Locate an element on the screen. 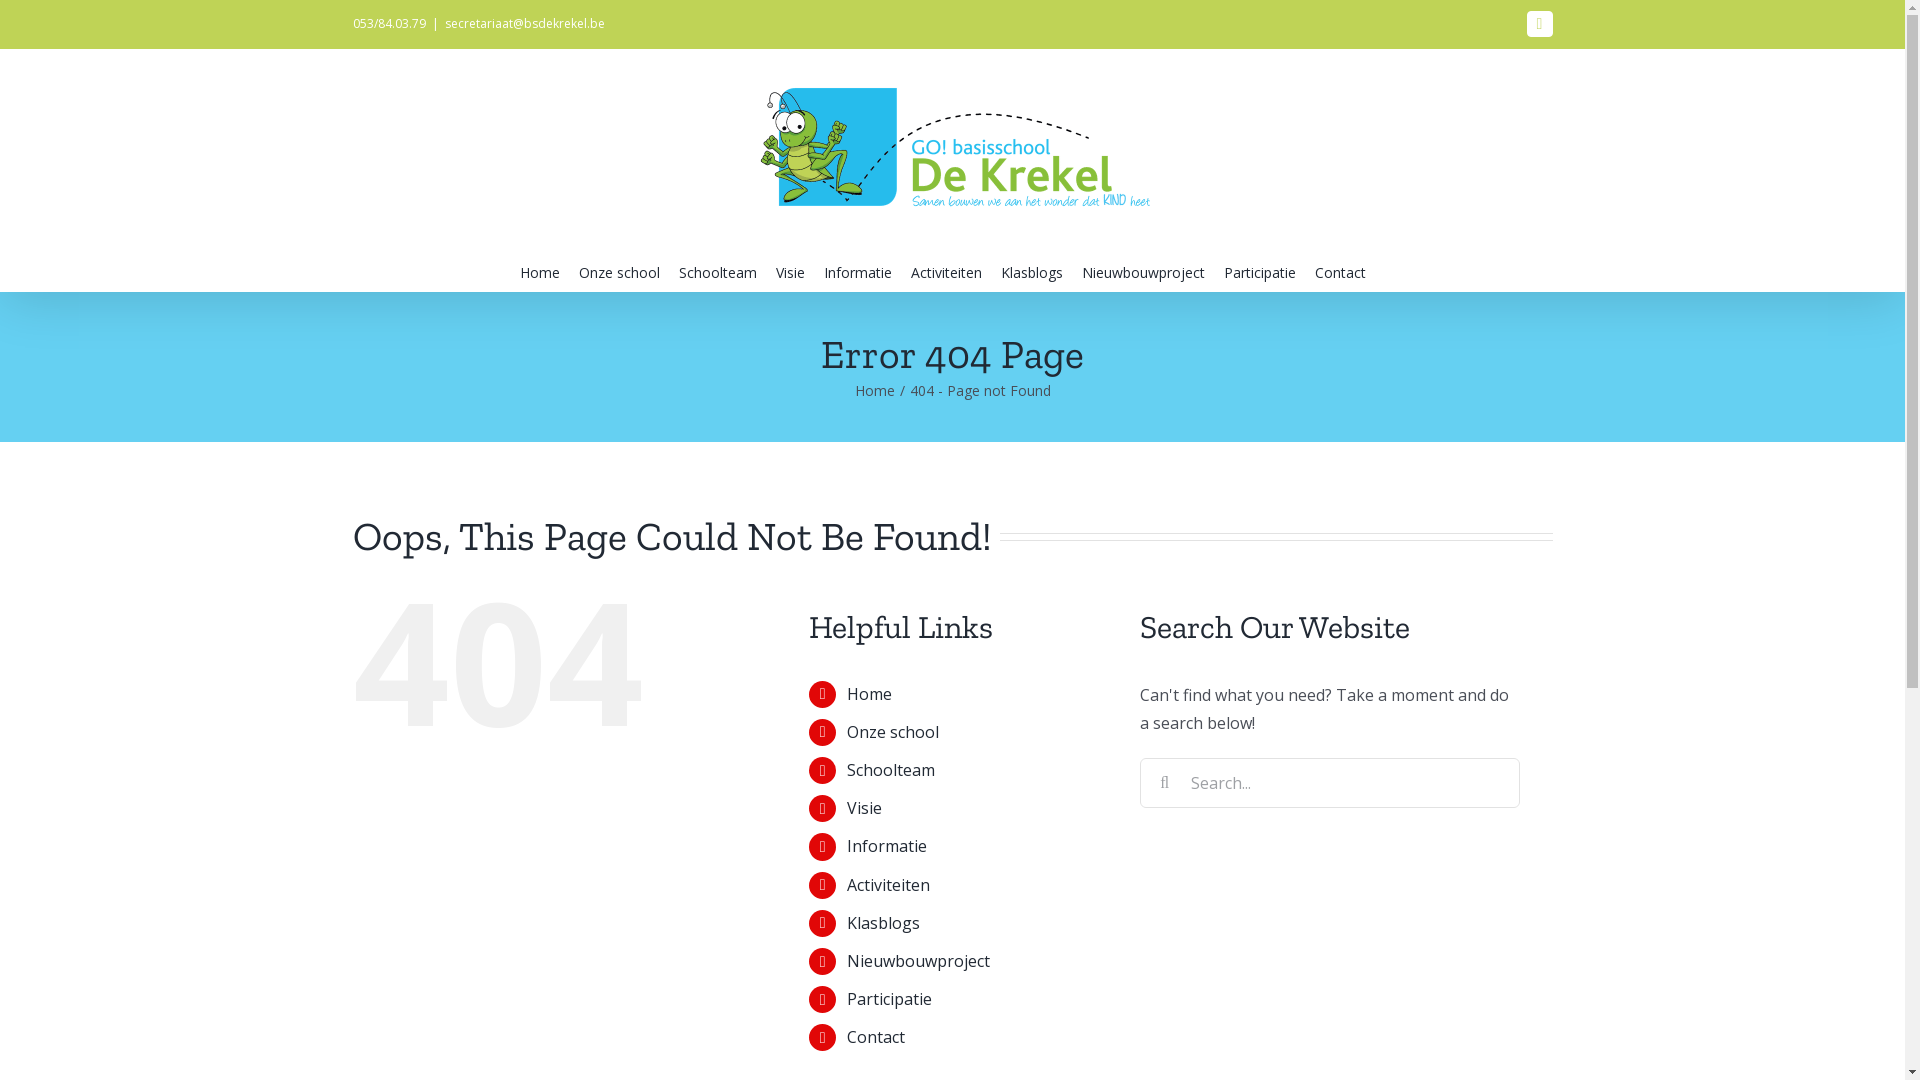 The height and width of the screenshot is (1080, 1920). 'Participatie' is located at coordinates (888, 999).